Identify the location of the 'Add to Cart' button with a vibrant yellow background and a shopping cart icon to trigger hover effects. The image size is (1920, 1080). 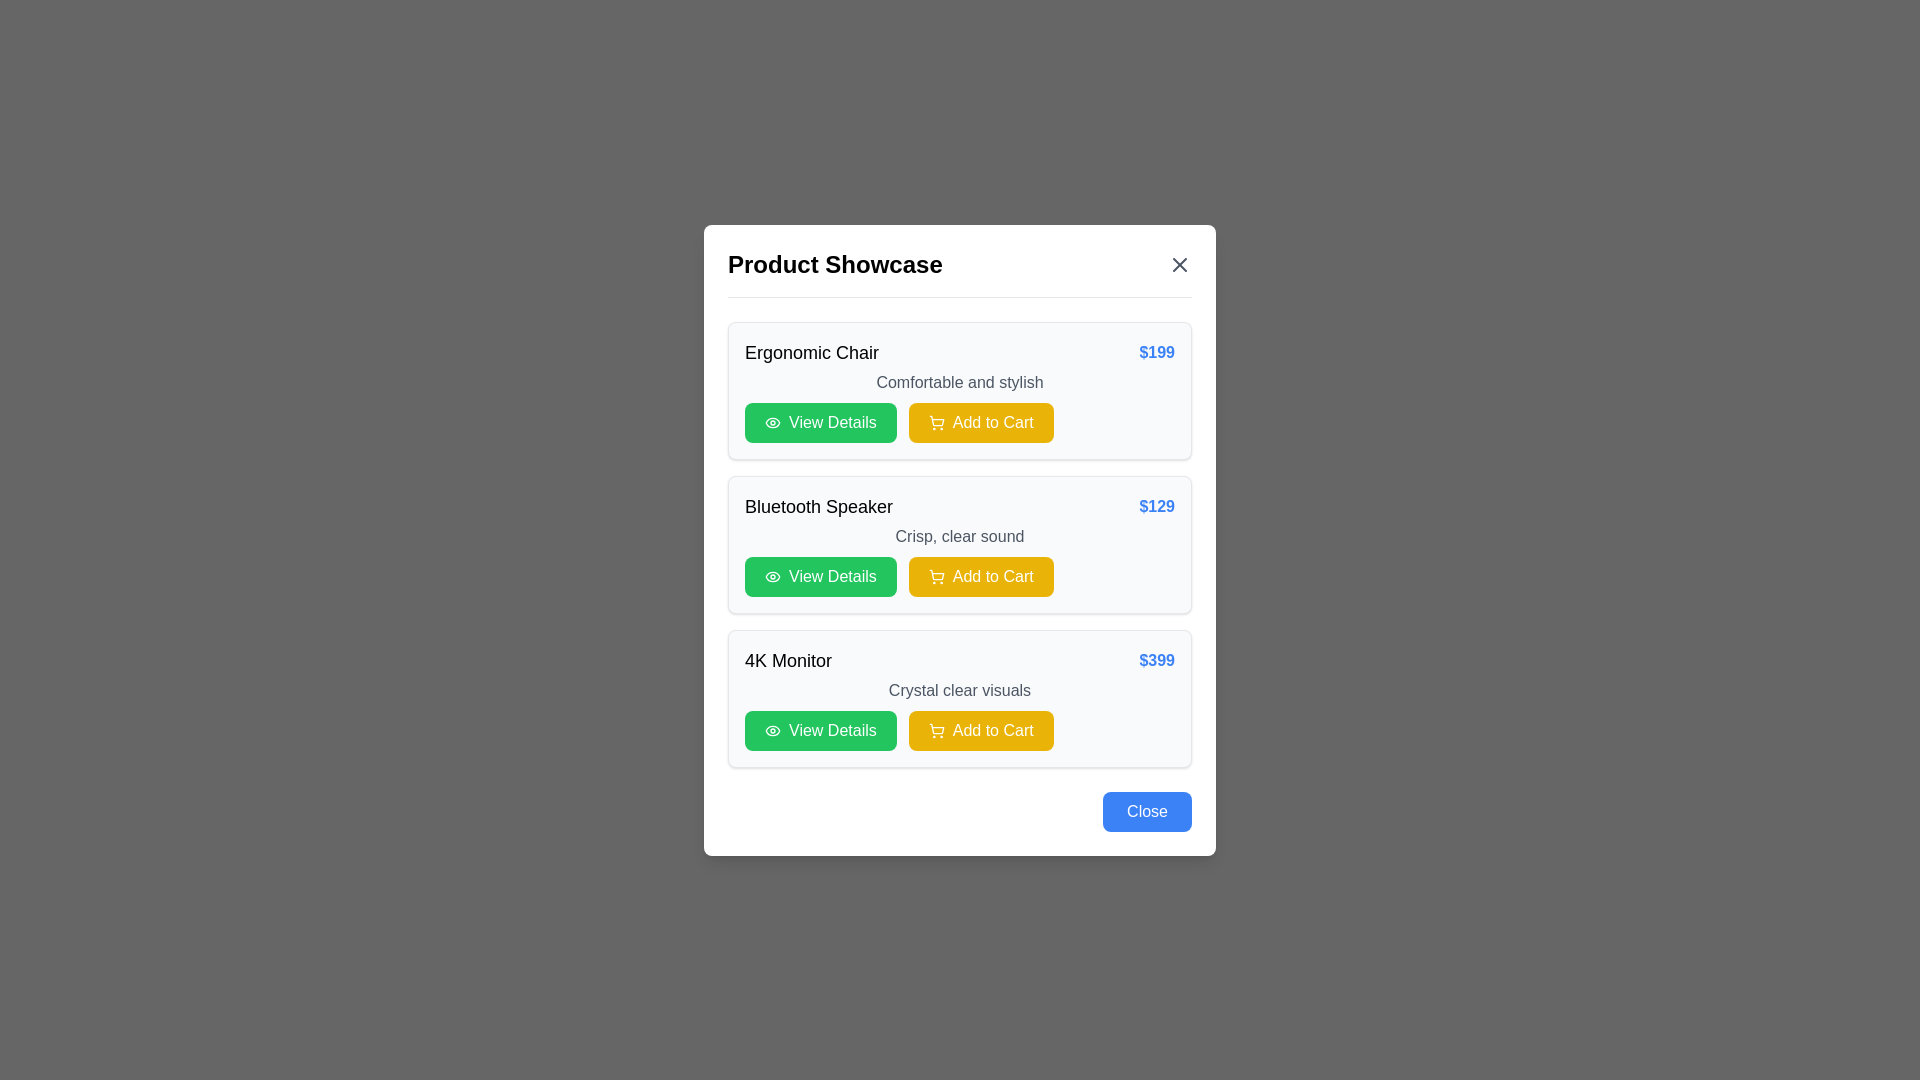
(981, 421).